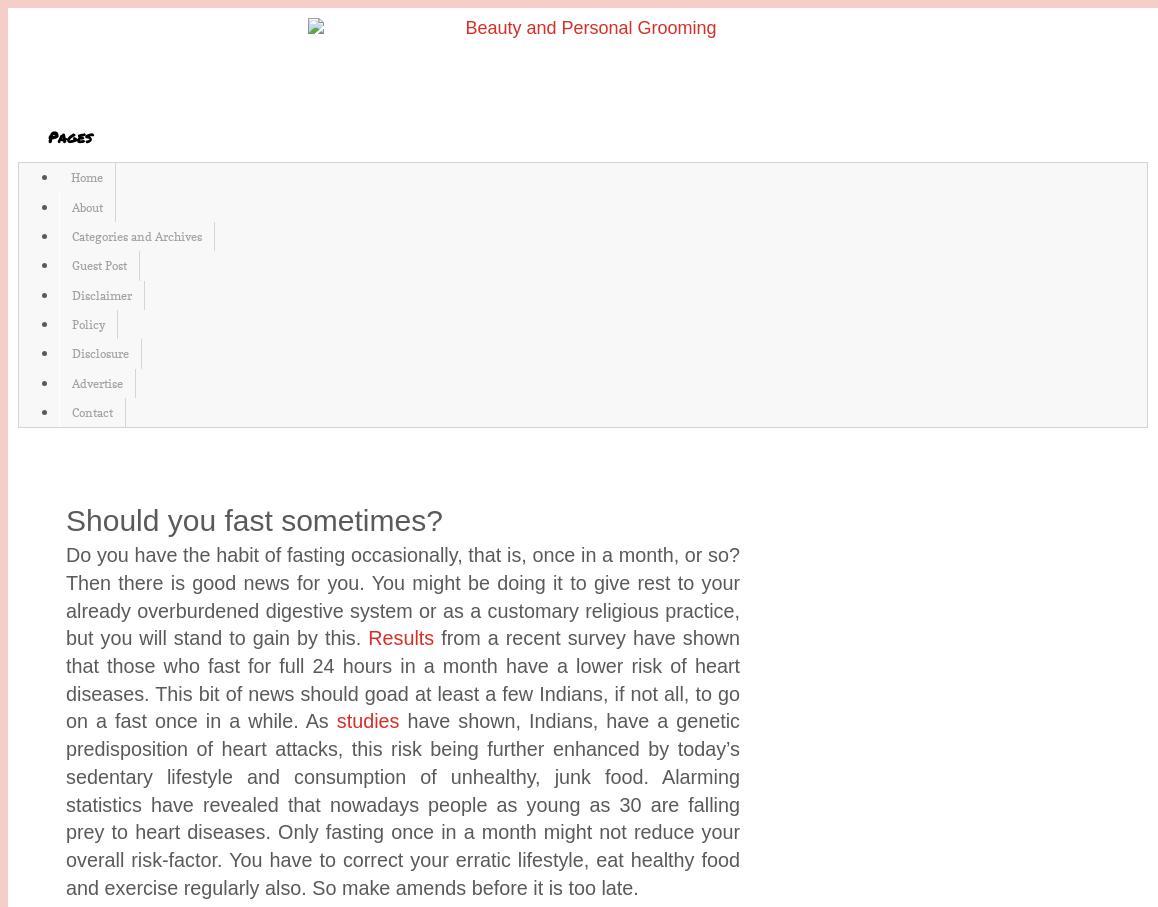  I want to click on 'Results', so click(400, 637).